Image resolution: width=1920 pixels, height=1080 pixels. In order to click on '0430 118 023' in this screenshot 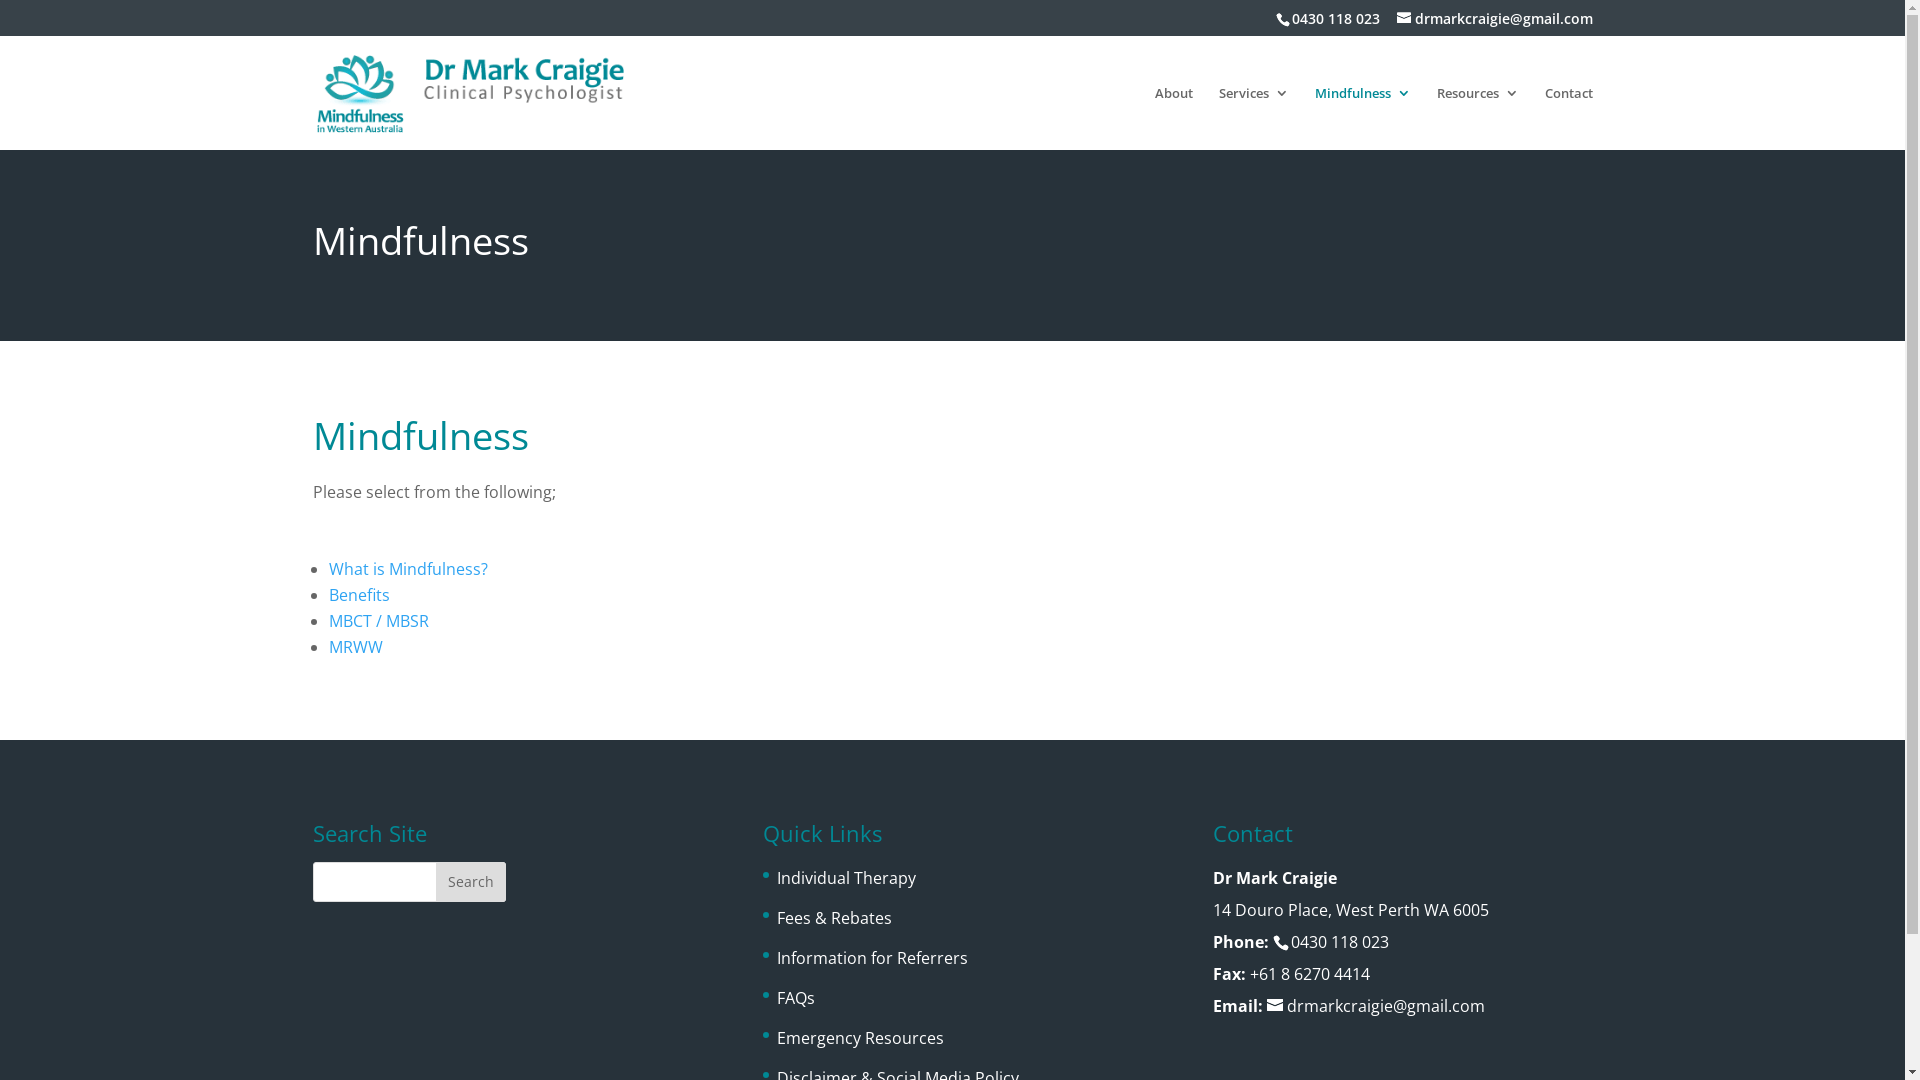, I will do `click(1334, 17)`.